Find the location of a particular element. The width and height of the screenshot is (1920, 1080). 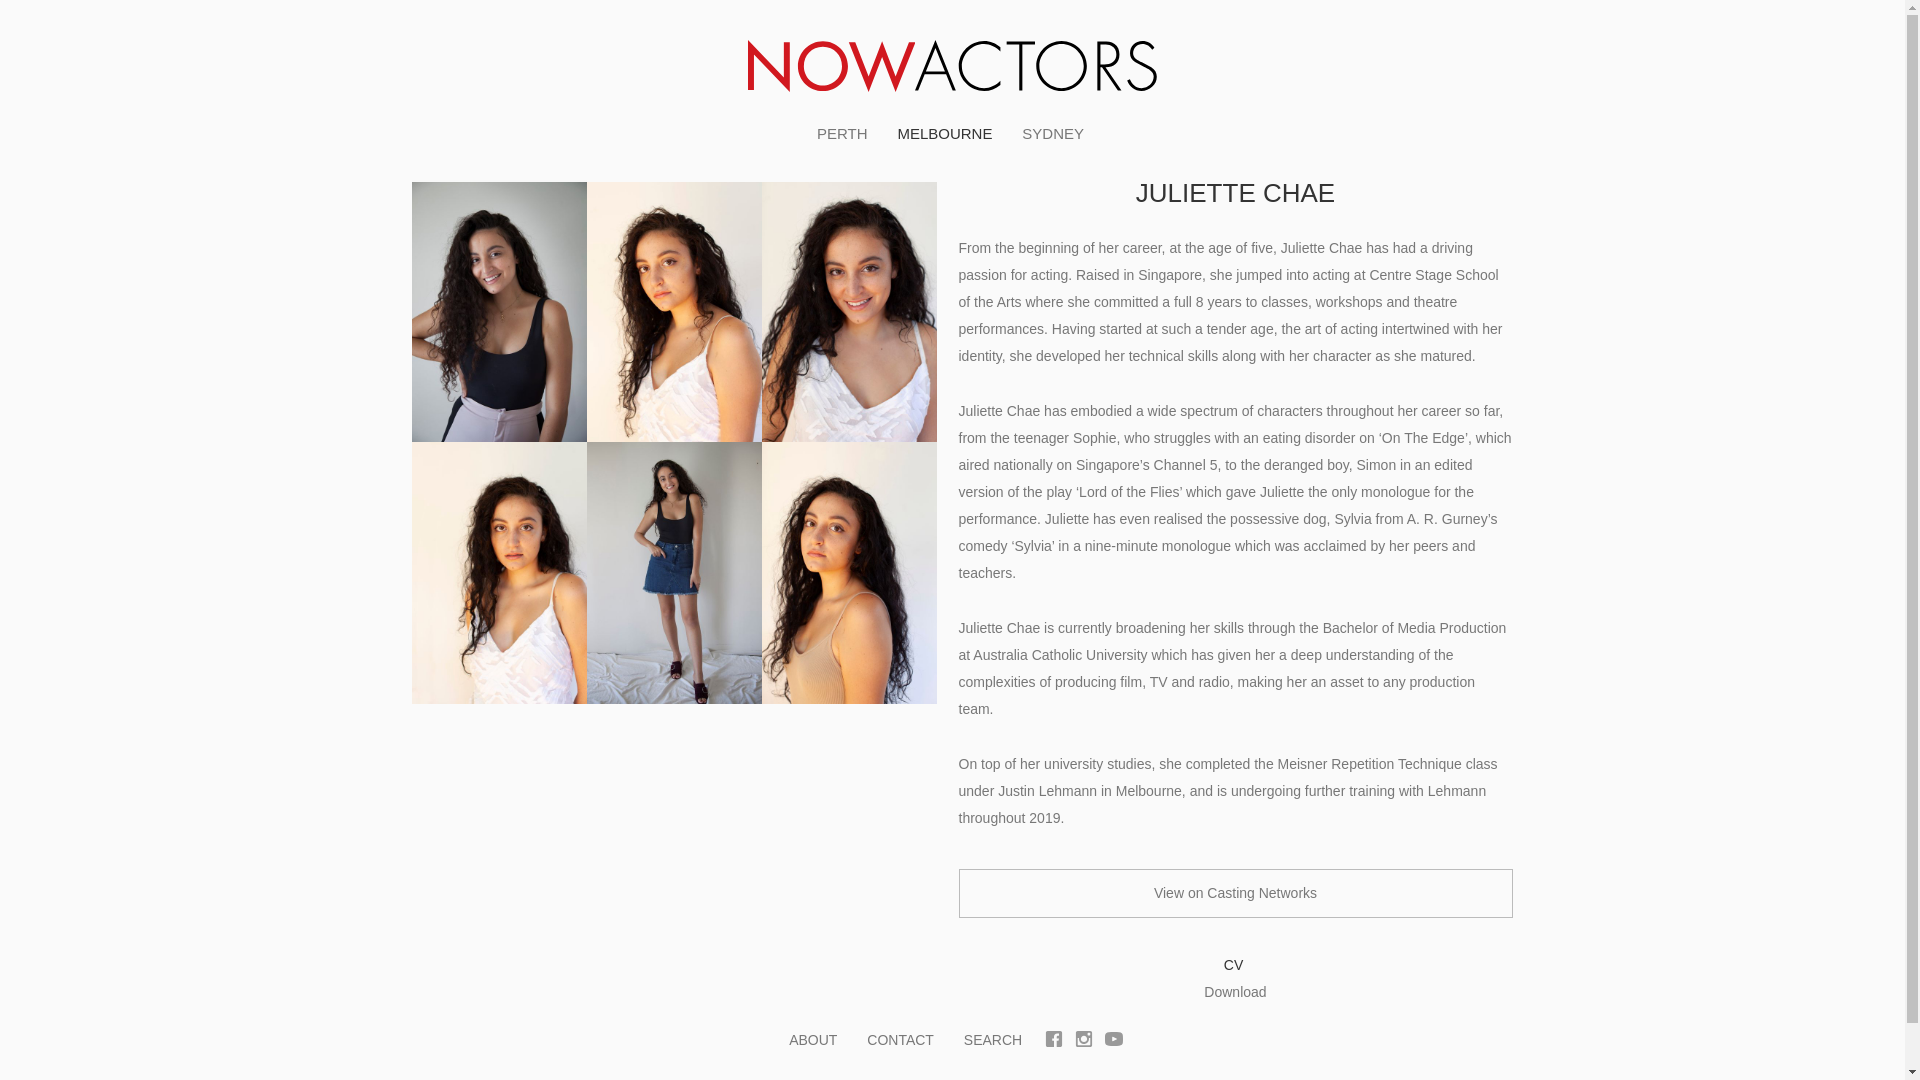

'CONTACT' is located at coordinates (899, 1039).